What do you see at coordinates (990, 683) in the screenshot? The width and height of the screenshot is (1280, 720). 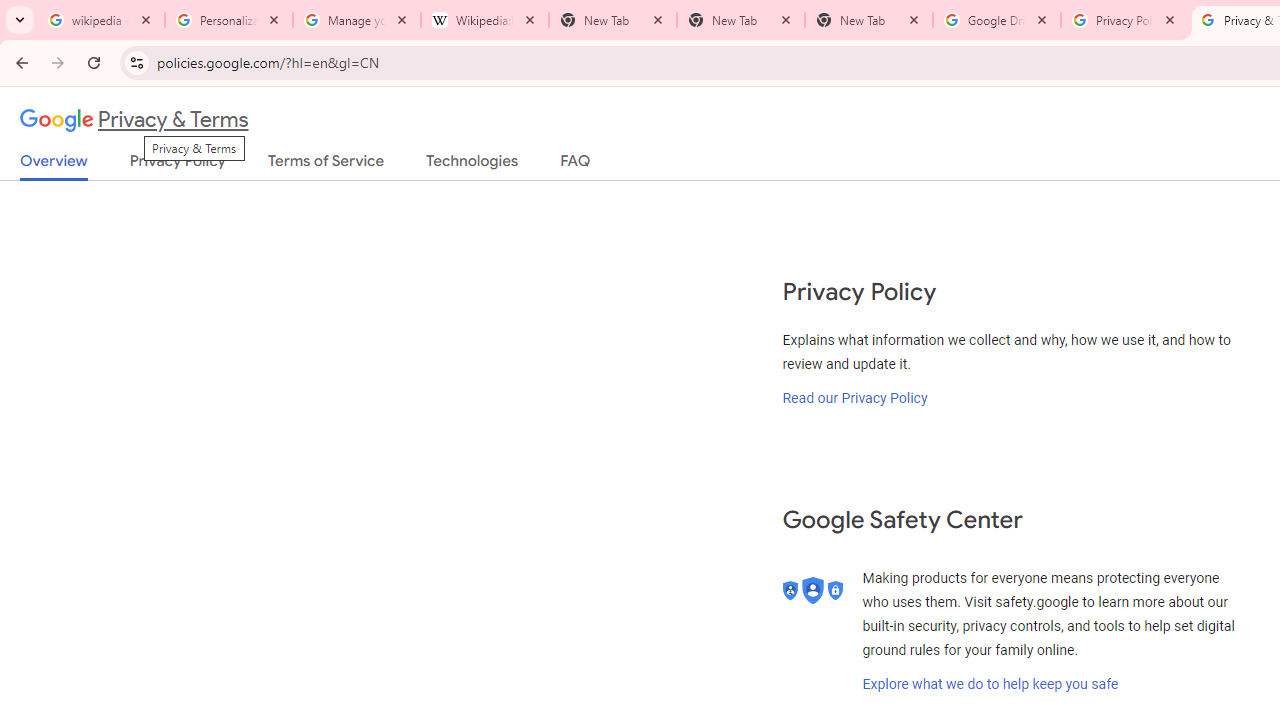 I see `'Explore what we do to help keep you safe'` at bounding box center [990, 683].